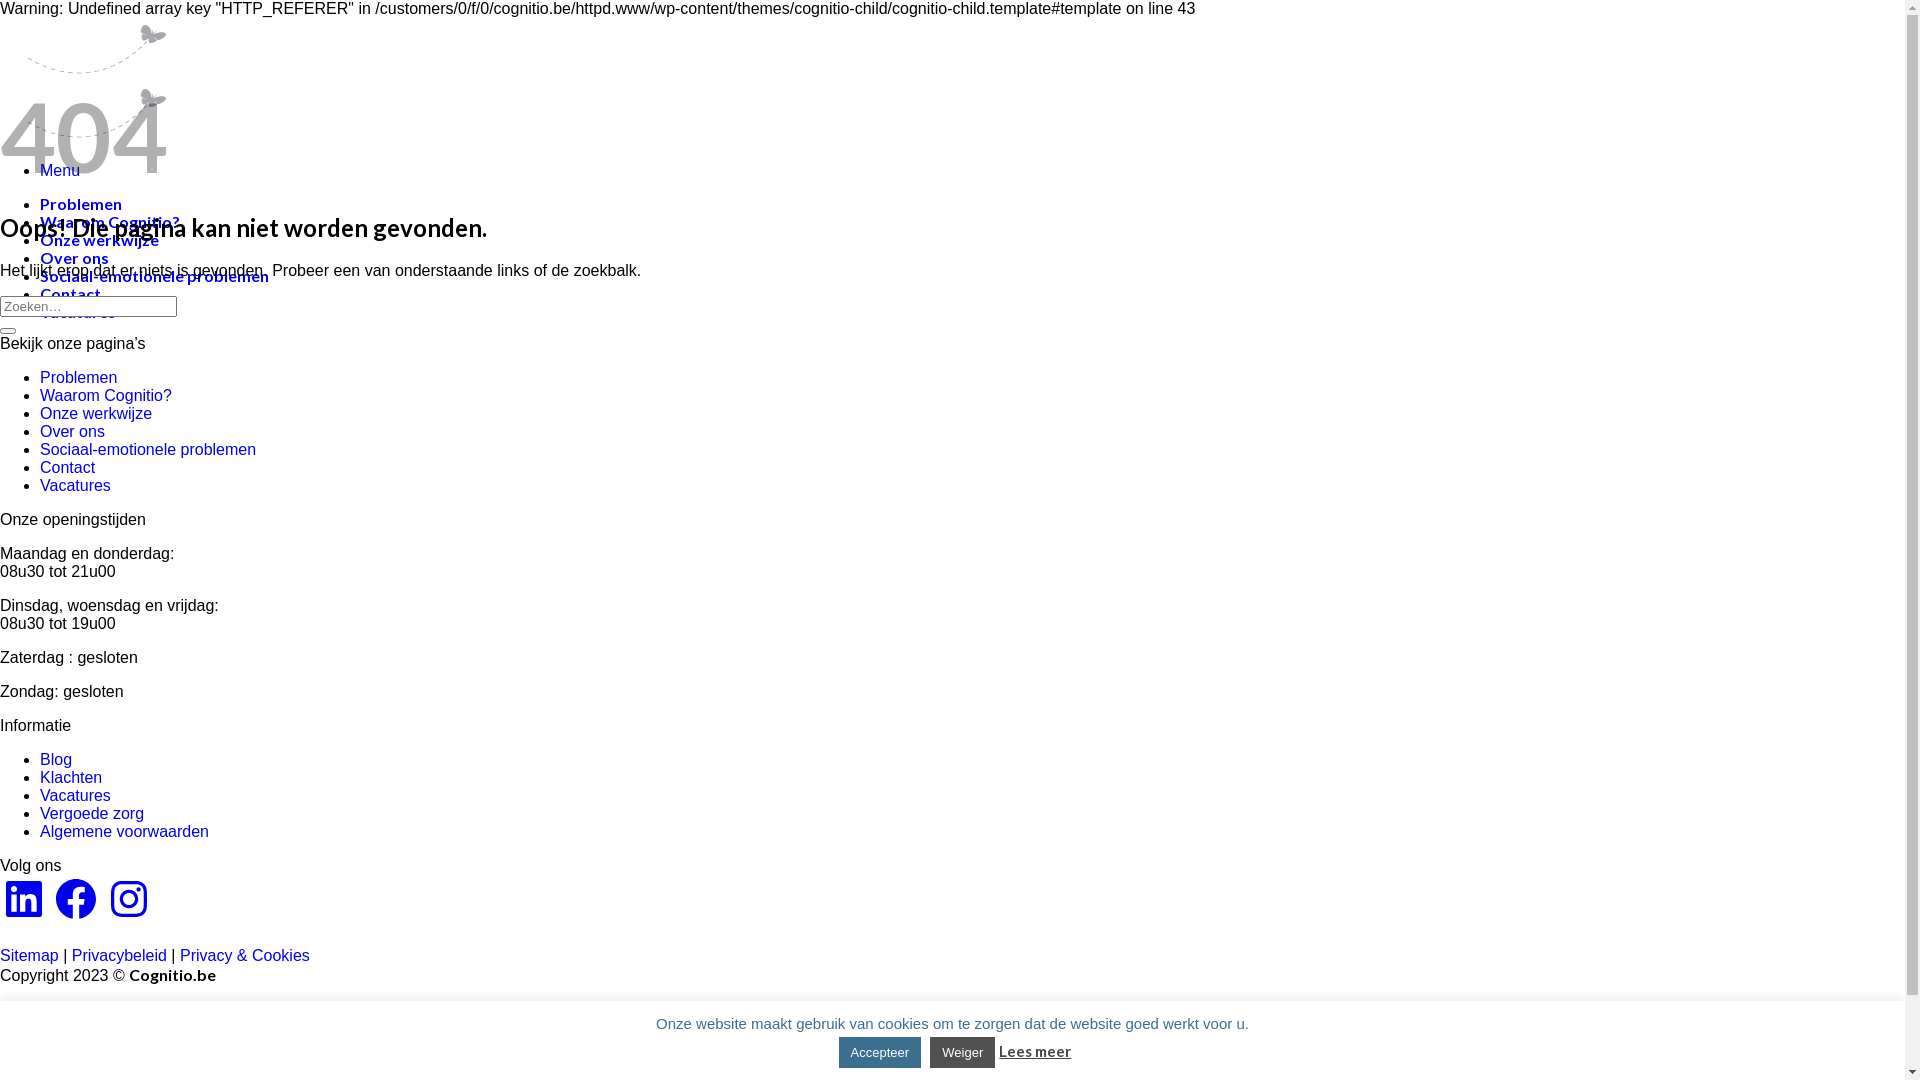 The width and height of the screenshot is (1920, 1080). What do you see at coordinates (24, 897) in the screenshot?
I see `'LinkedIn'` at bounding box center [24, 897].